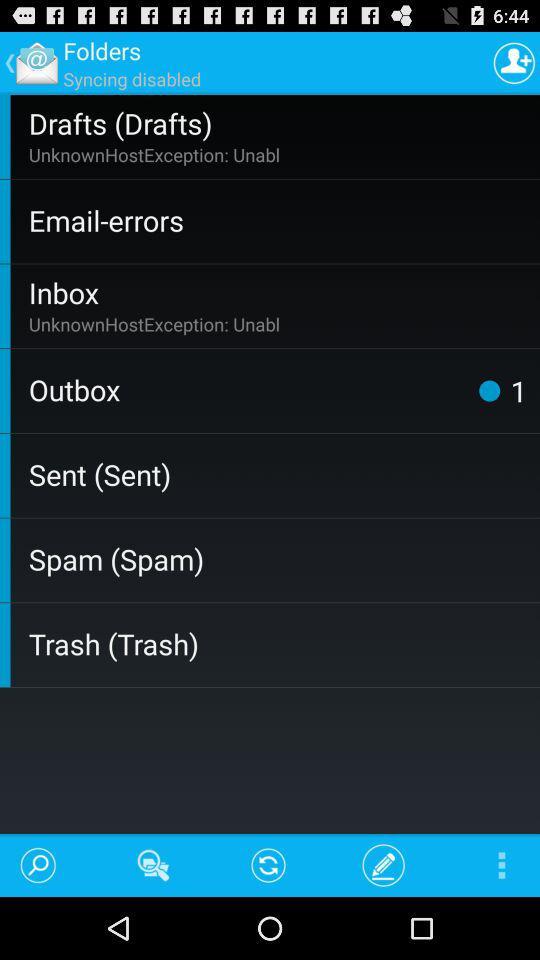  Describe the element at coordinates (279, 558) in the screenshot. I see `the item above the trash (trash) icon` at that location.